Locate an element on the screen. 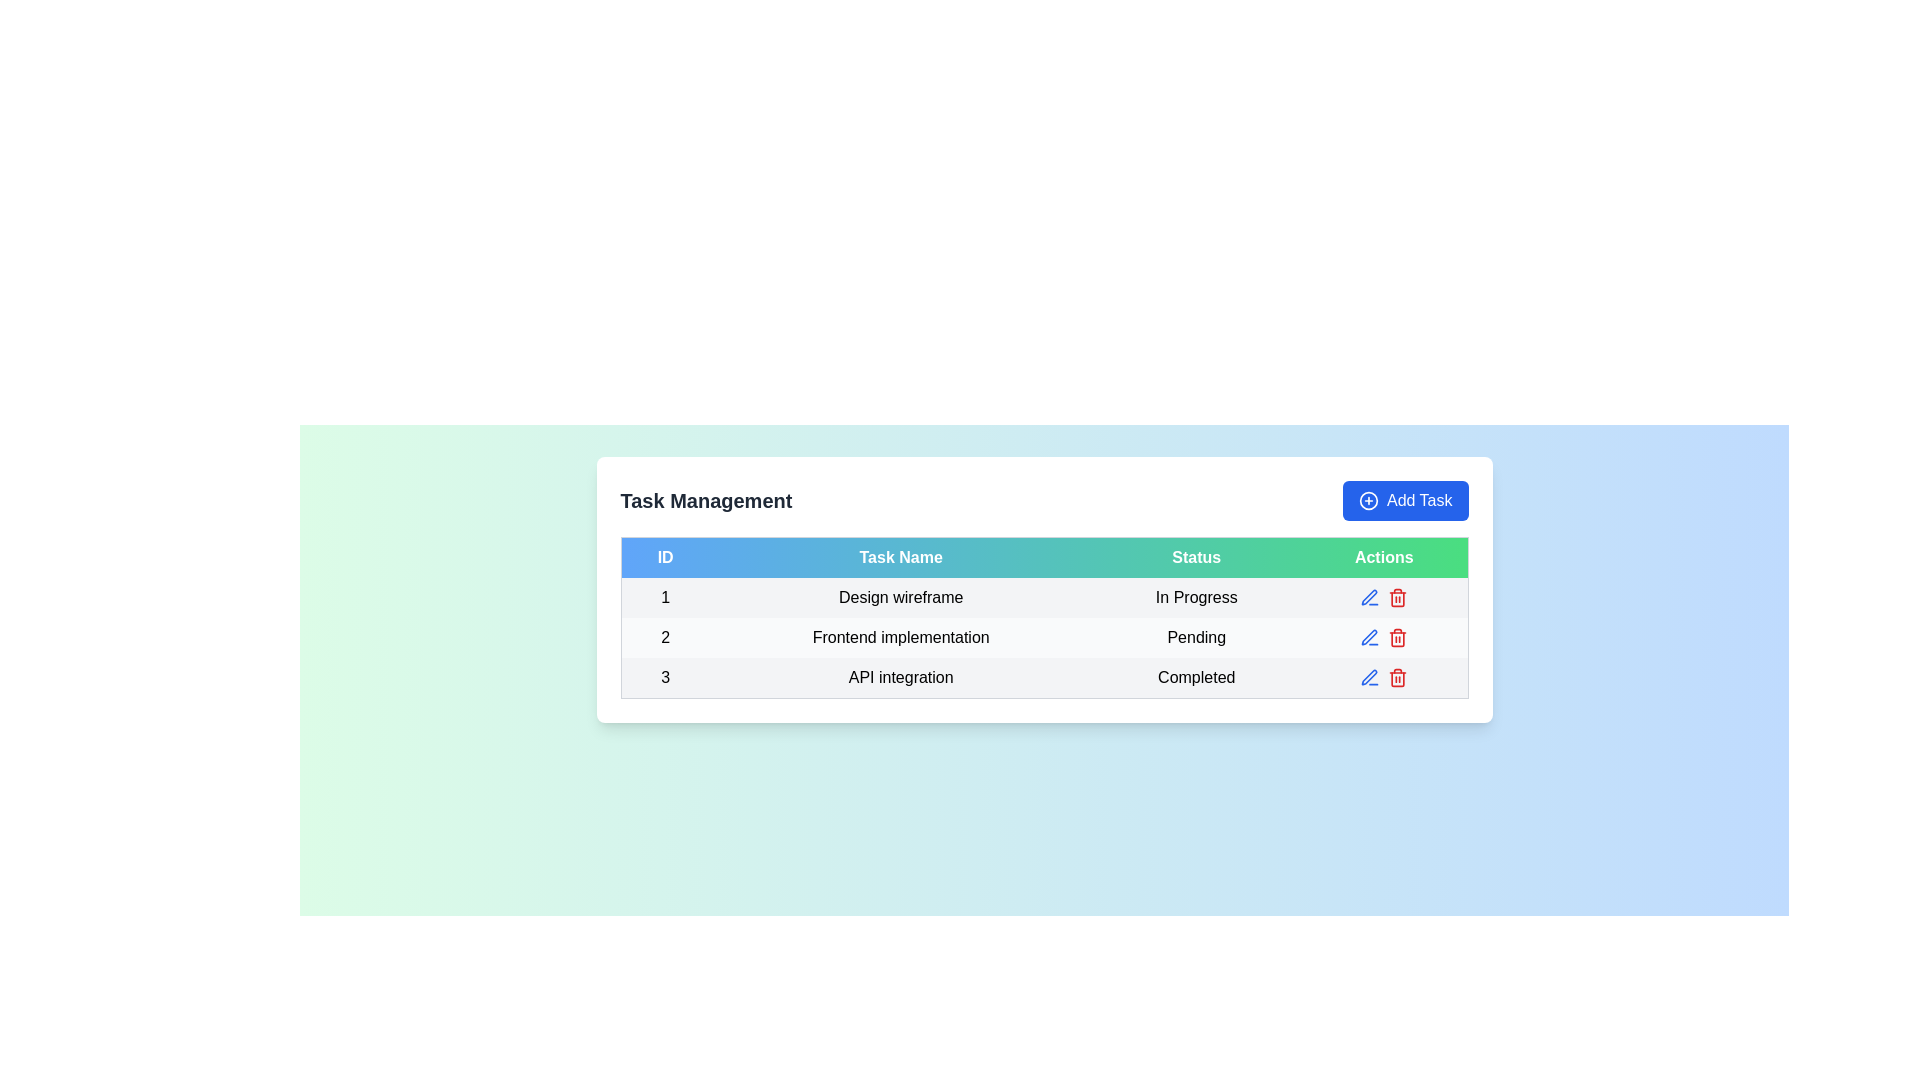 The image size is (1920, 1080). the static text label displaying 'Design wireframe', located in the second cell of the first row under the 'Task Name' column, aligned with the identifier '1' from the 'ID' column is located at coordinates (900, 596).